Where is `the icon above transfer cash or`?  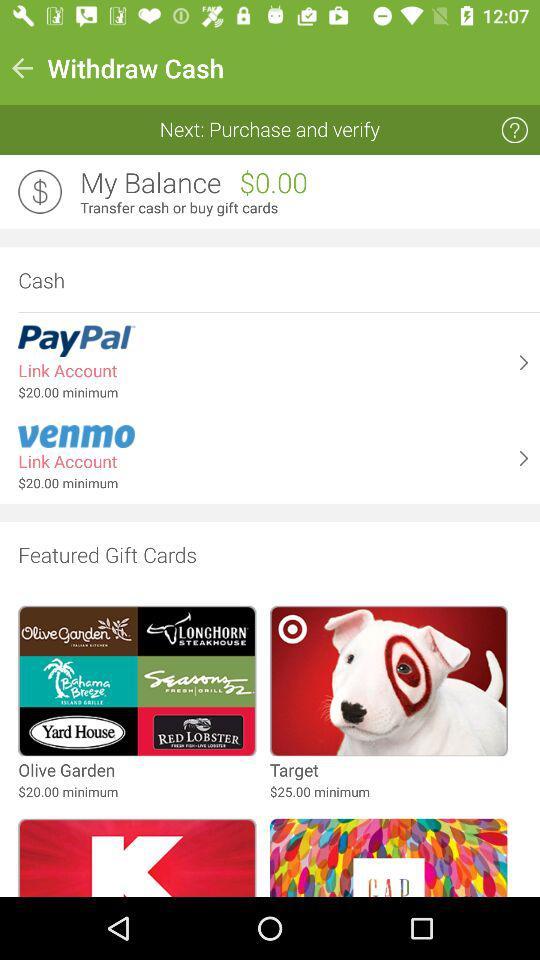 the icon above transfer cash or is located at coordinates (149, 183).